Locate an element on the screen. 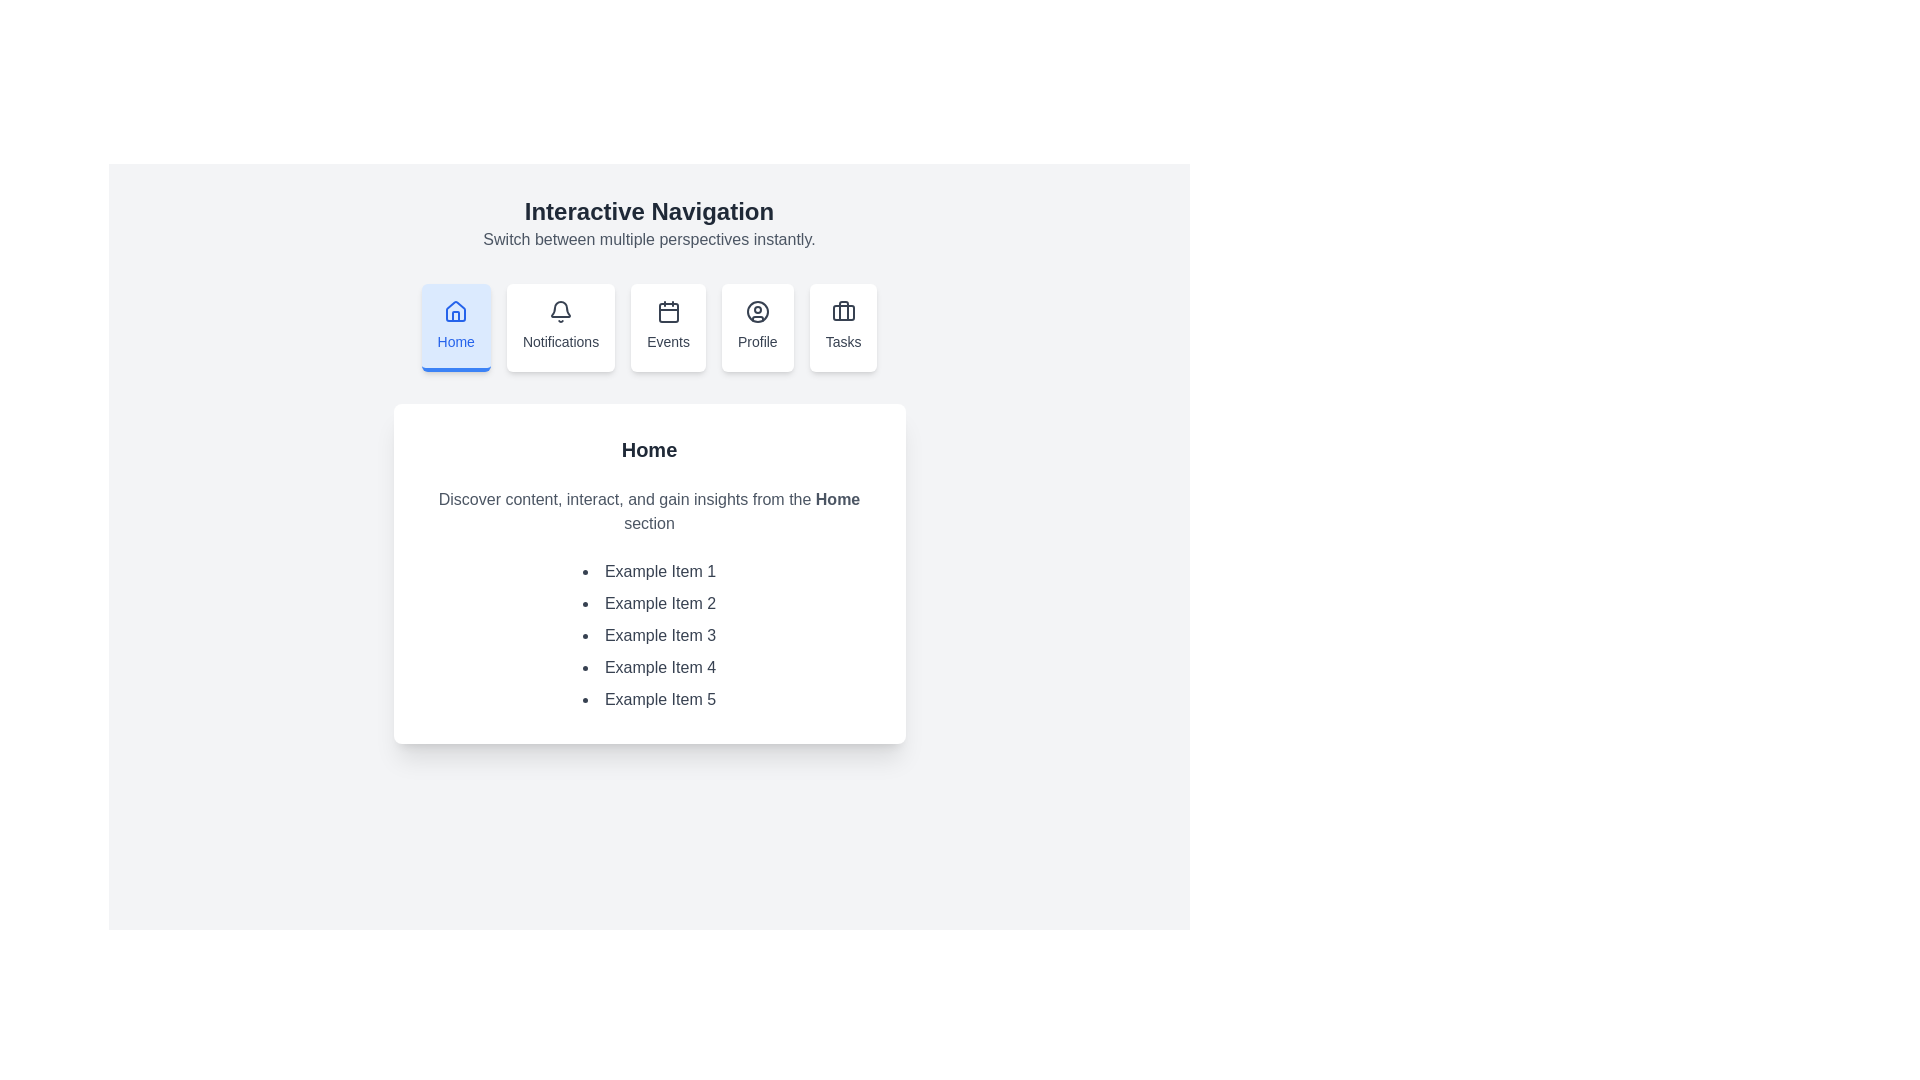 Image resolution: width=1920 pixels, height=1080 pixels. the notification icon, which is the second button from the left in the top navigation menu labeled 'Notifications' is located at coordinates (560, 312).